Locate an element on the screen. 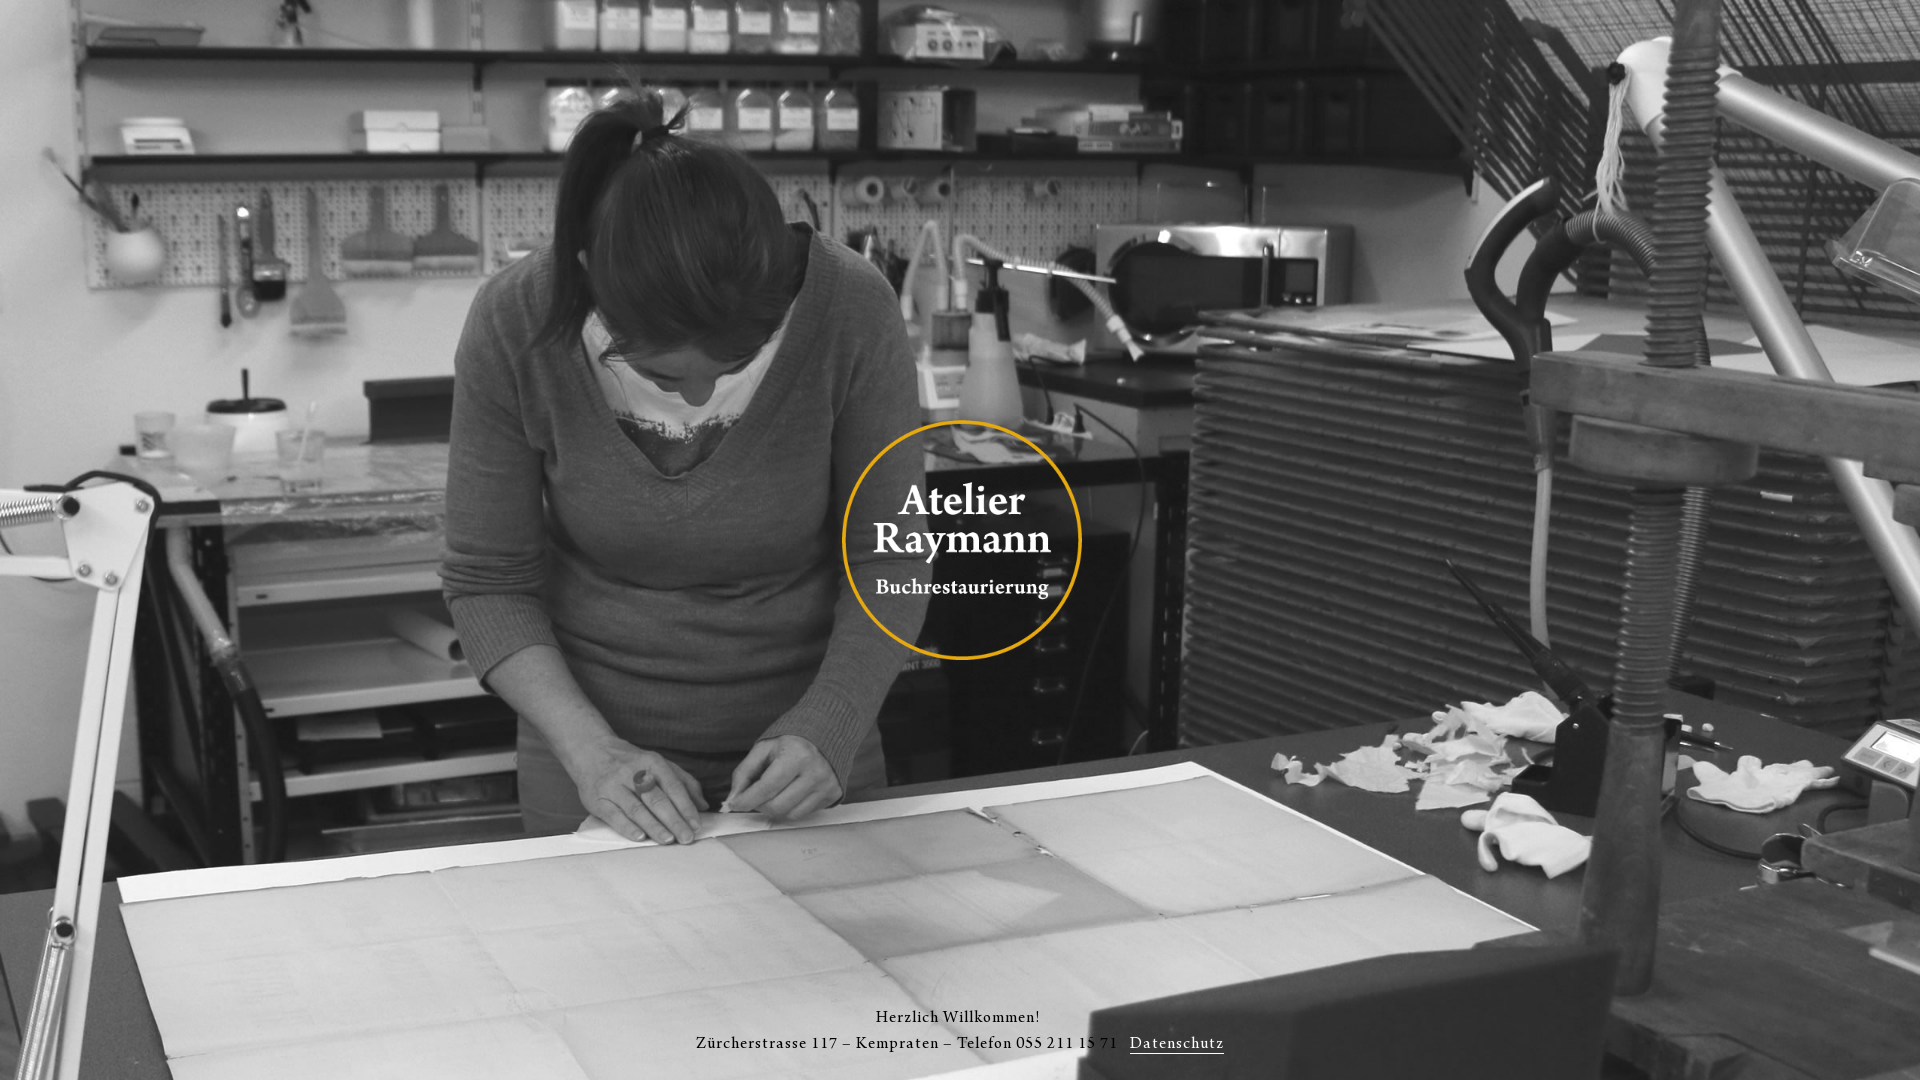  'Datenschutz' is located at coordinates (1176, 1044).